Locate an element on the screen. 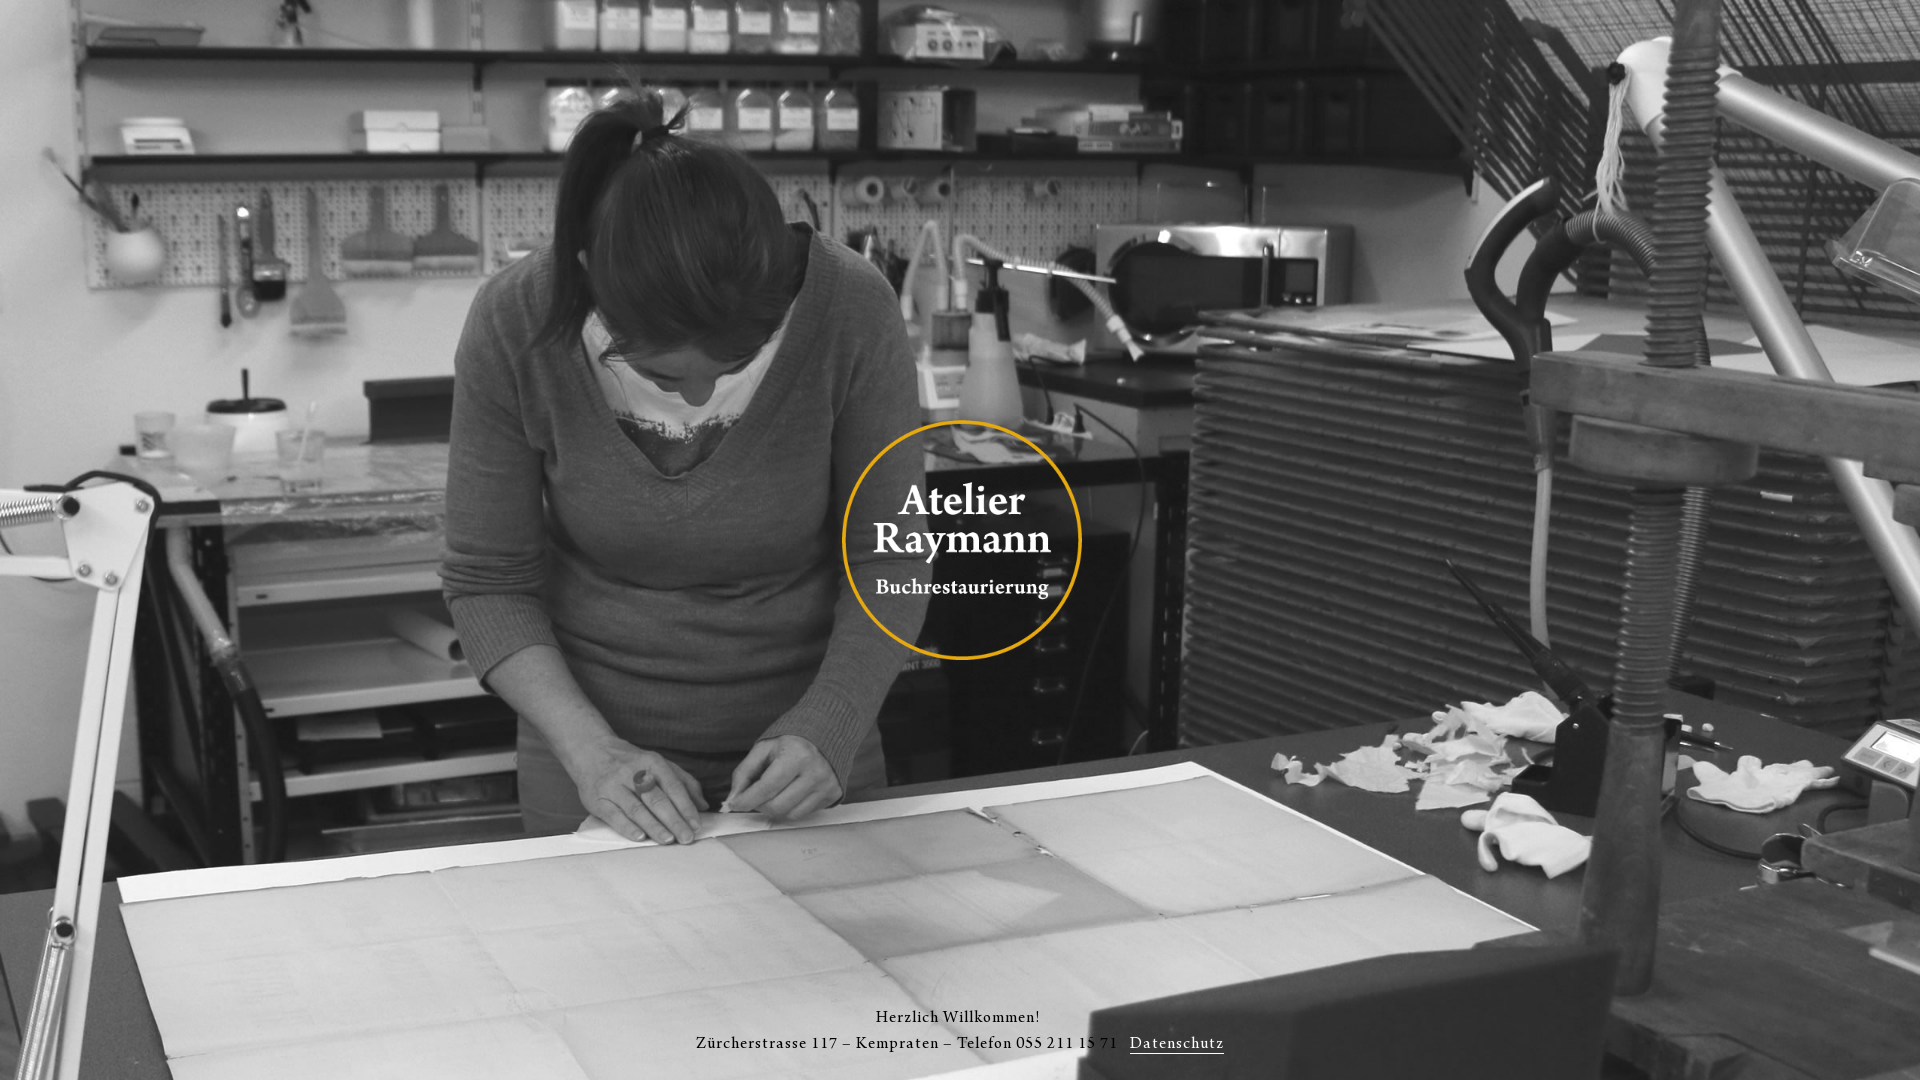  'Datenschutz' is located at coordinates (1176, 1044).